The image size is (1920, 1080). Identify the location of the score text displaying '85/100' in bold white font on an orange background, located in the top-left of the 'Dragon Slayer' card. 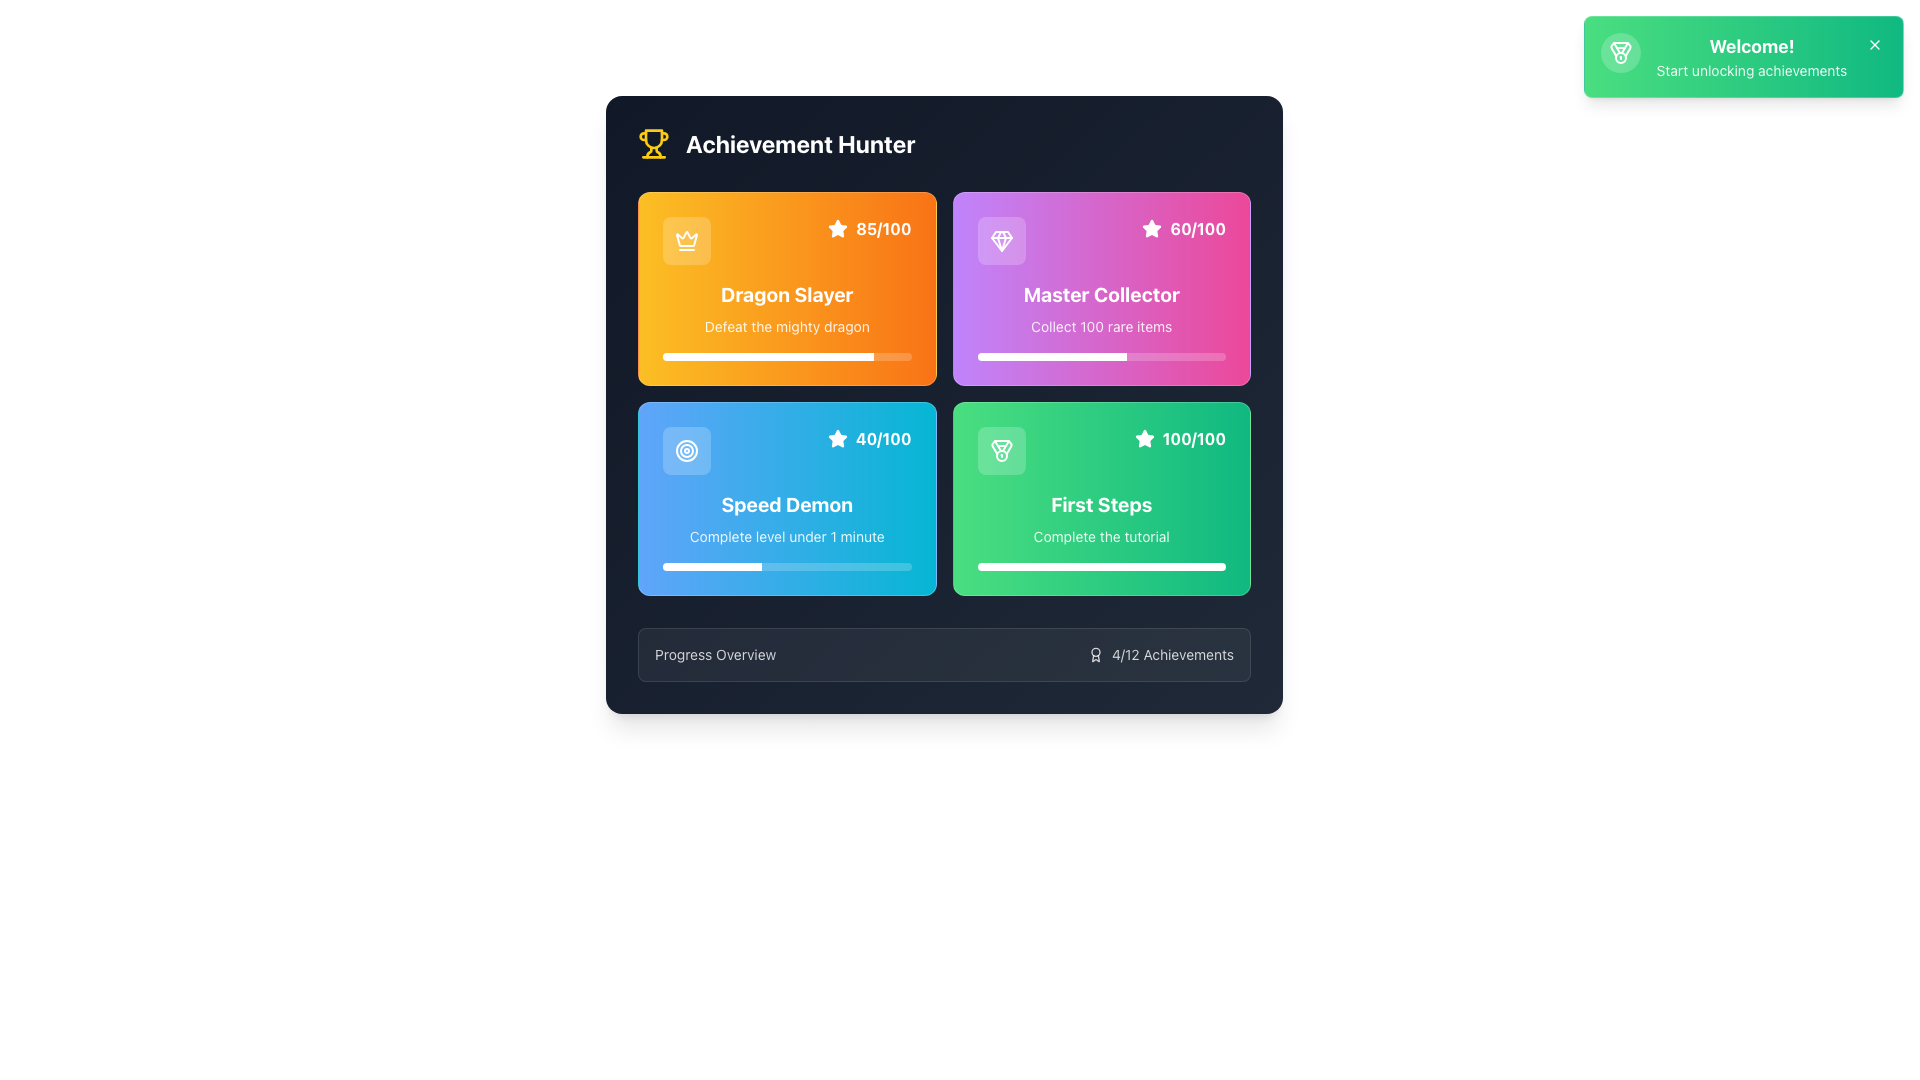
(882, 227).